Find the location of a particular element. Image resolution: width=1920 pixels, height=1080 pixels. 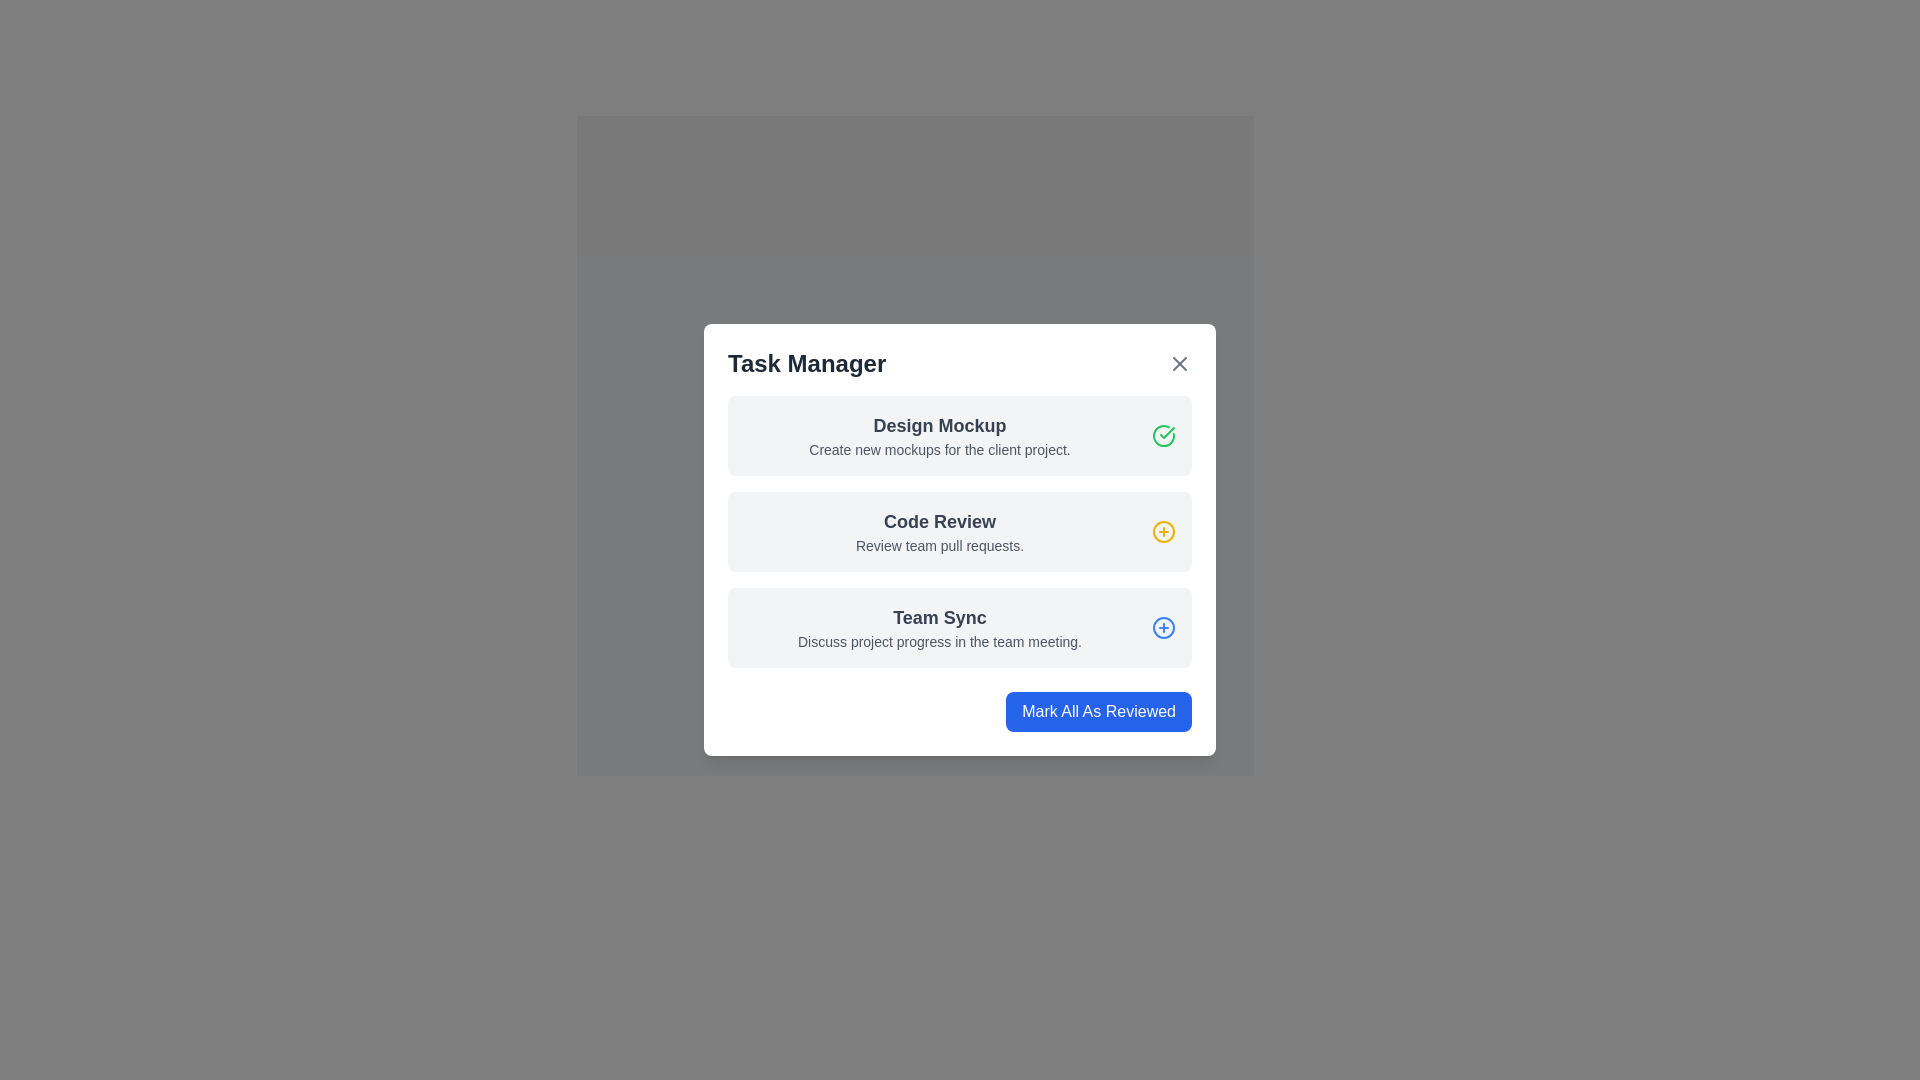

individual tasks within the 'Task Manager' modal dialog by clicking on one of the task entries for more details is located at coordinates (960, 540).